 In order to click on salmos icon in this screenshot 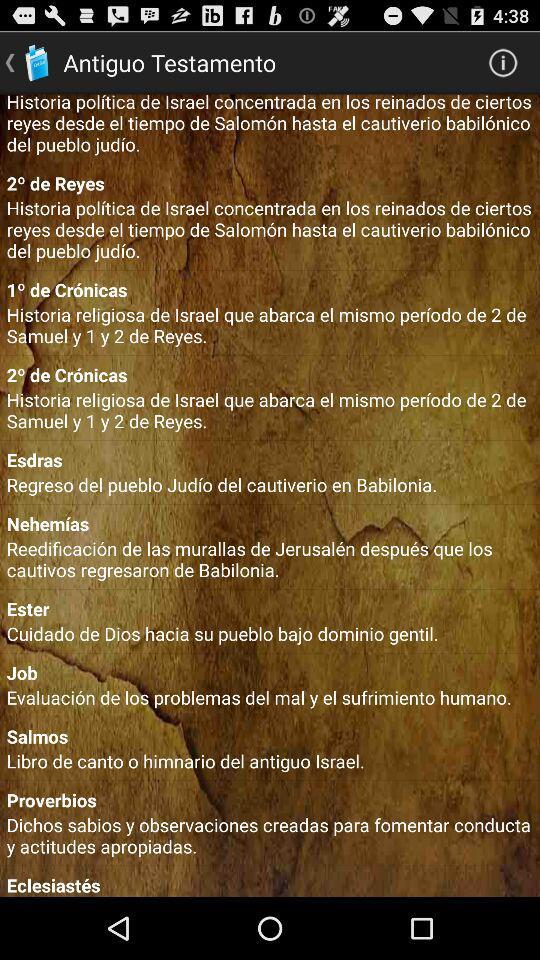, I will do `click(270, 735)`.